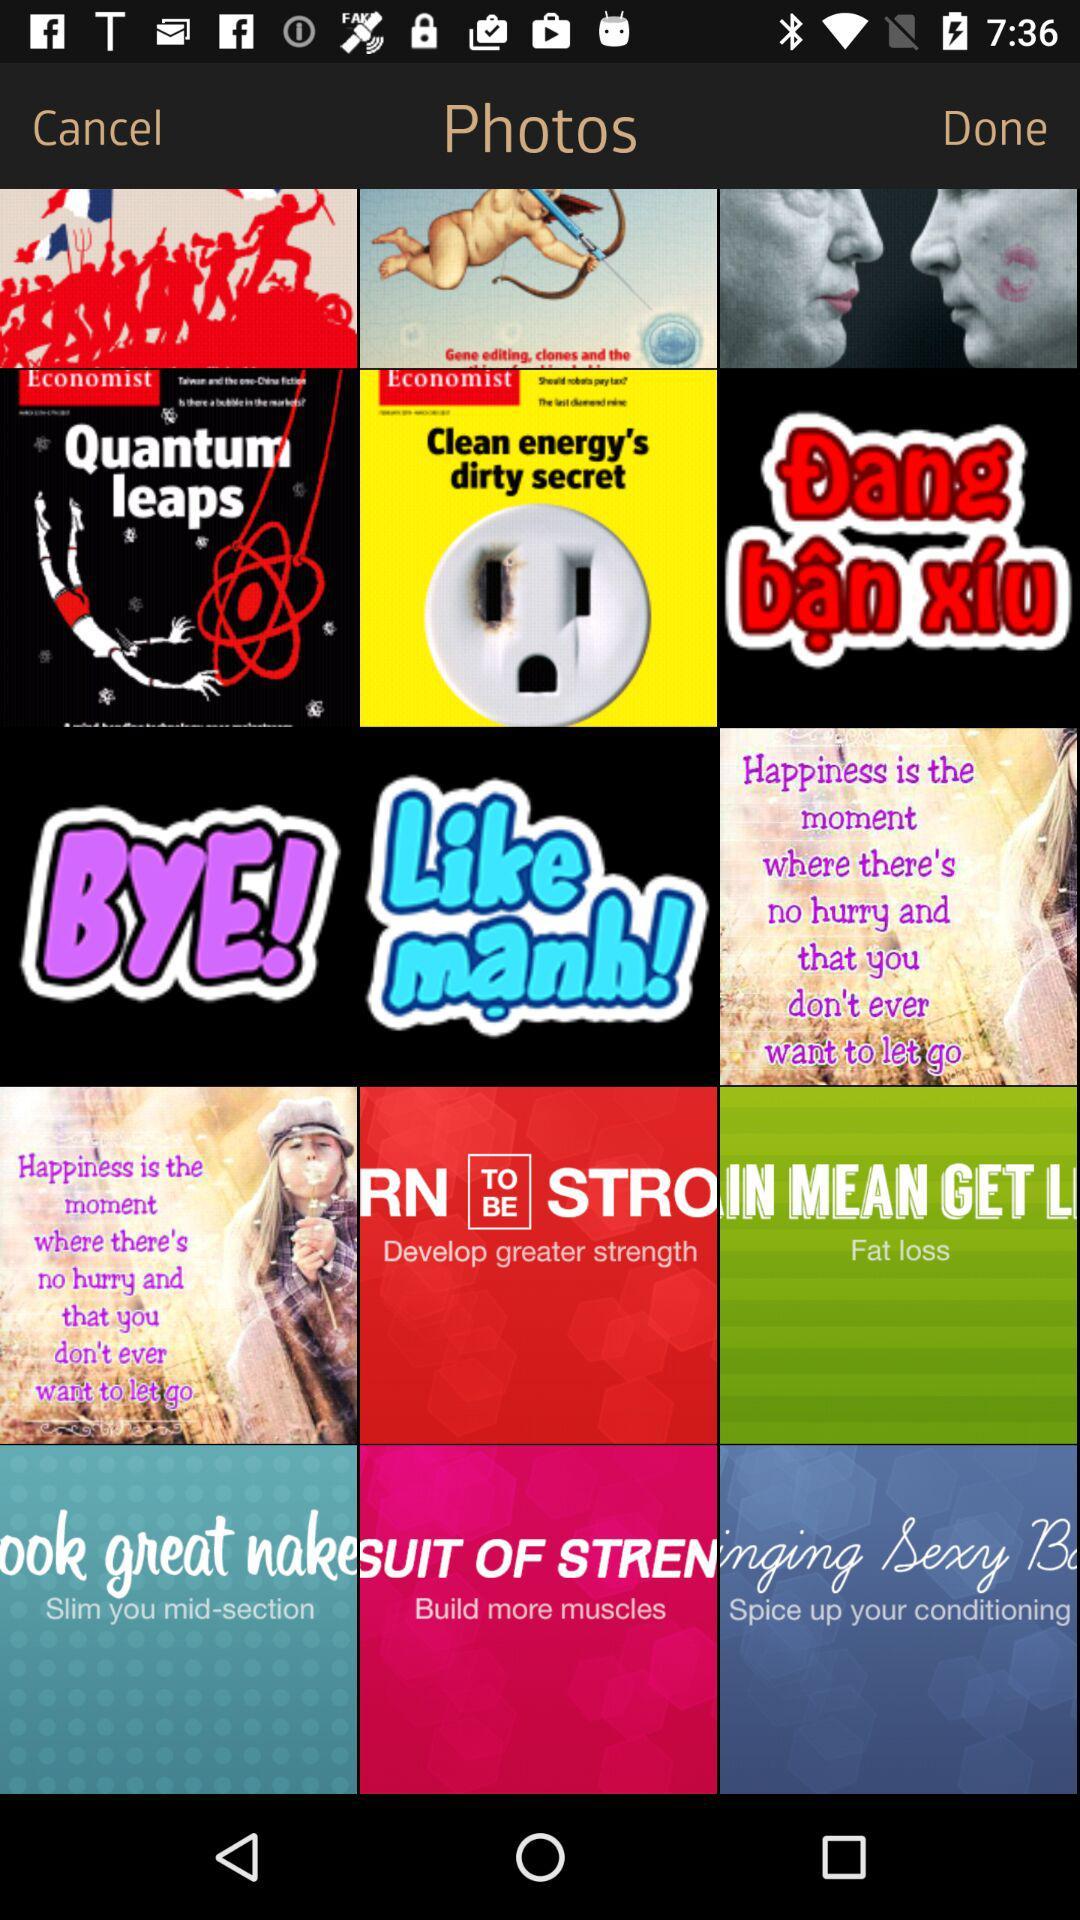 The width and height of the screenshot is (1080, 1920). What do you see at coordinates (537, 1619) in the screenshot?
I see `the photo` at bounding box center [537, 1619].